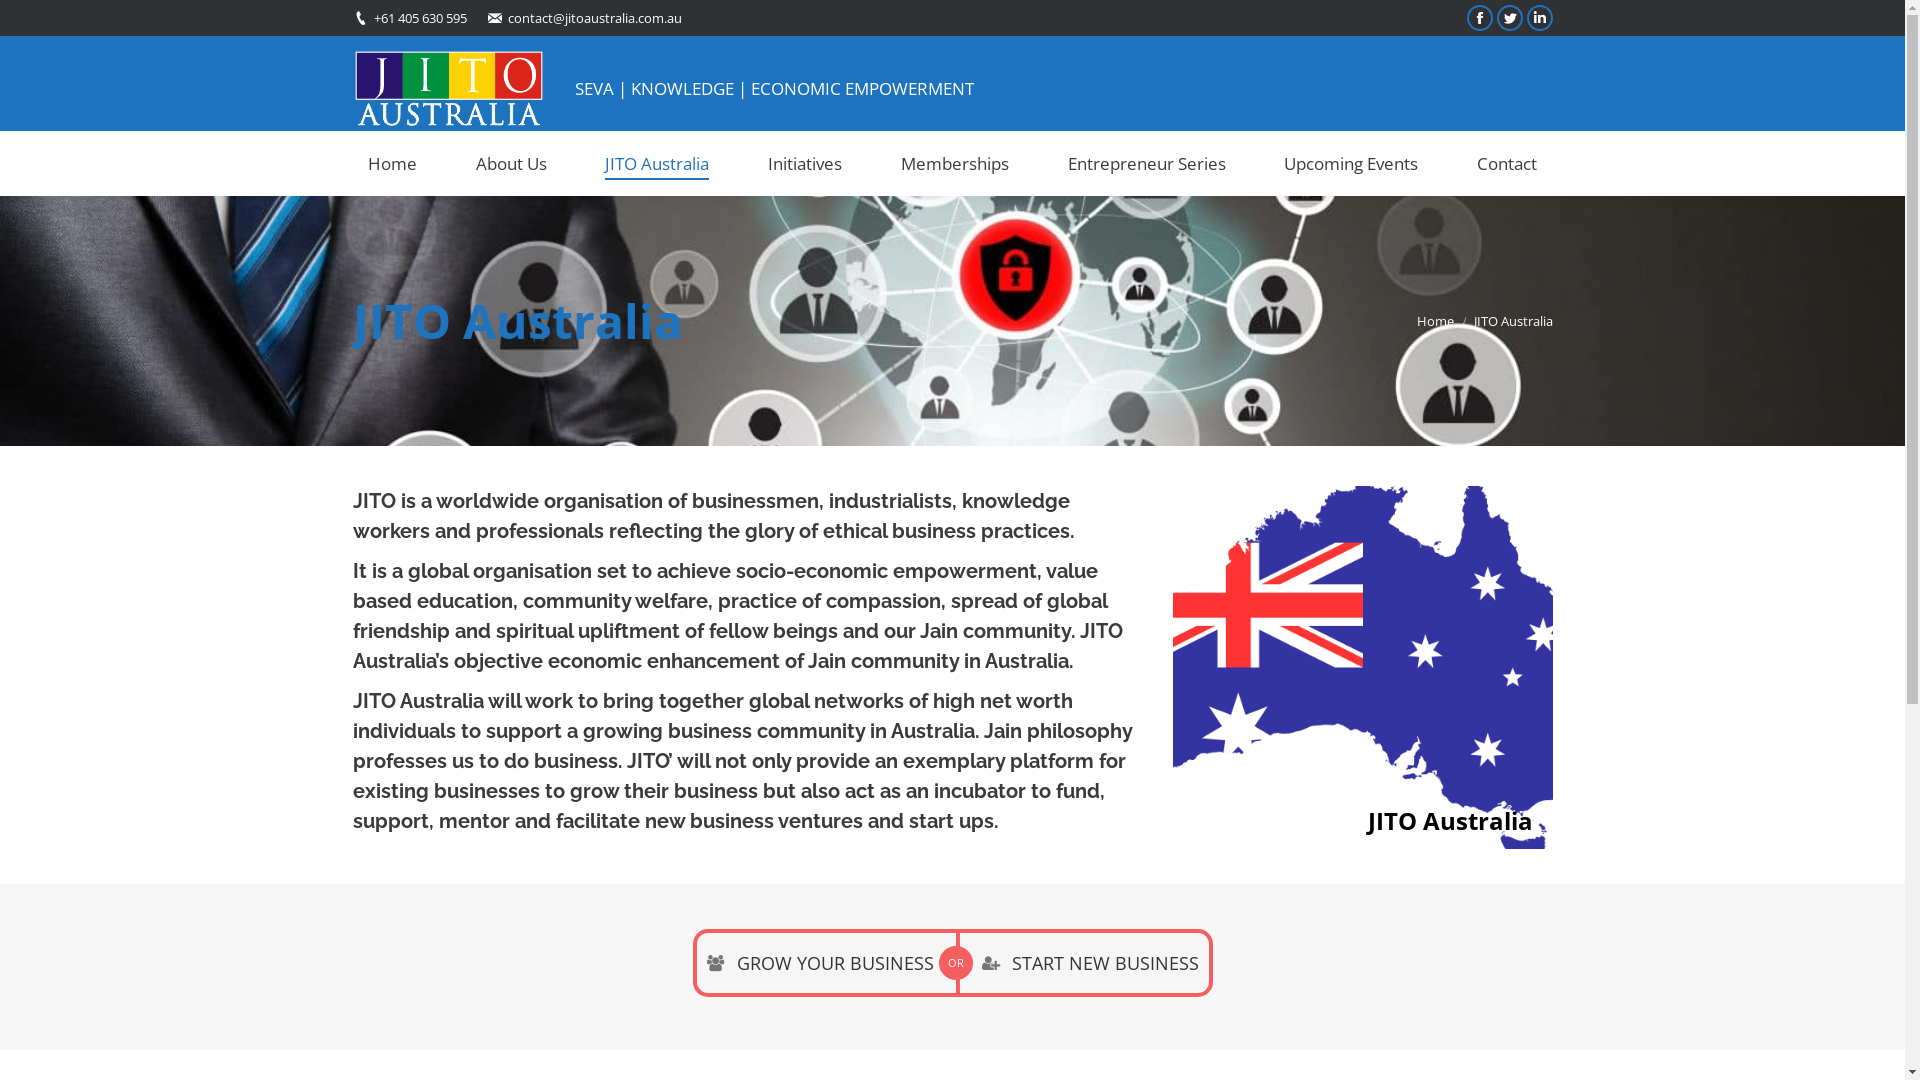  What do you see at coordinates (419, 17) in the screenshot?
I see `'+61 405 630 595'` at bounding box center [419, 17].